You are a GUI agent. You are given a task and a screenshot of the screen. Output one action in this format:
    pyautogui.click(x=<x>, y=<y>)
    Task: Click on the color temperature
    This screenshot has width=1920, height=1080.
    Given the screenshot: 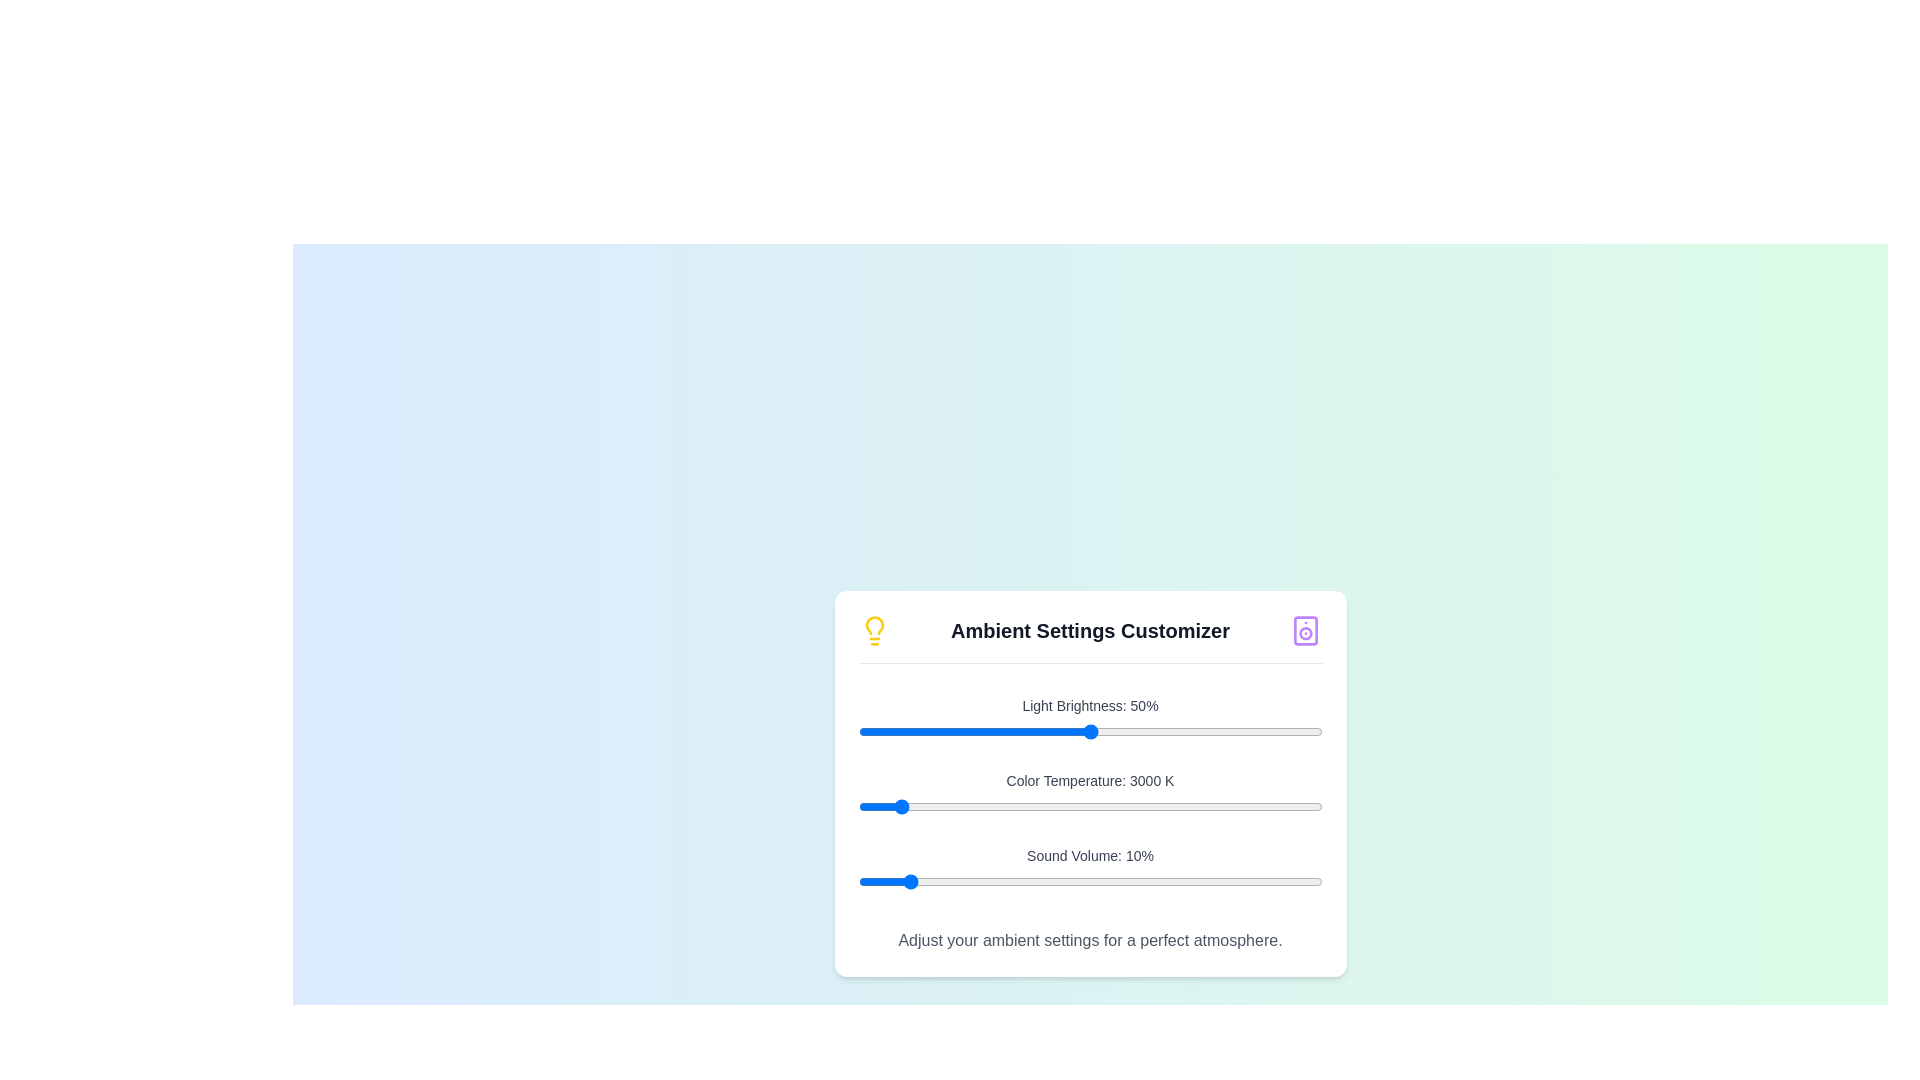 What is the action you would take?
    pyautogui.click(x=1179, y=805)
    